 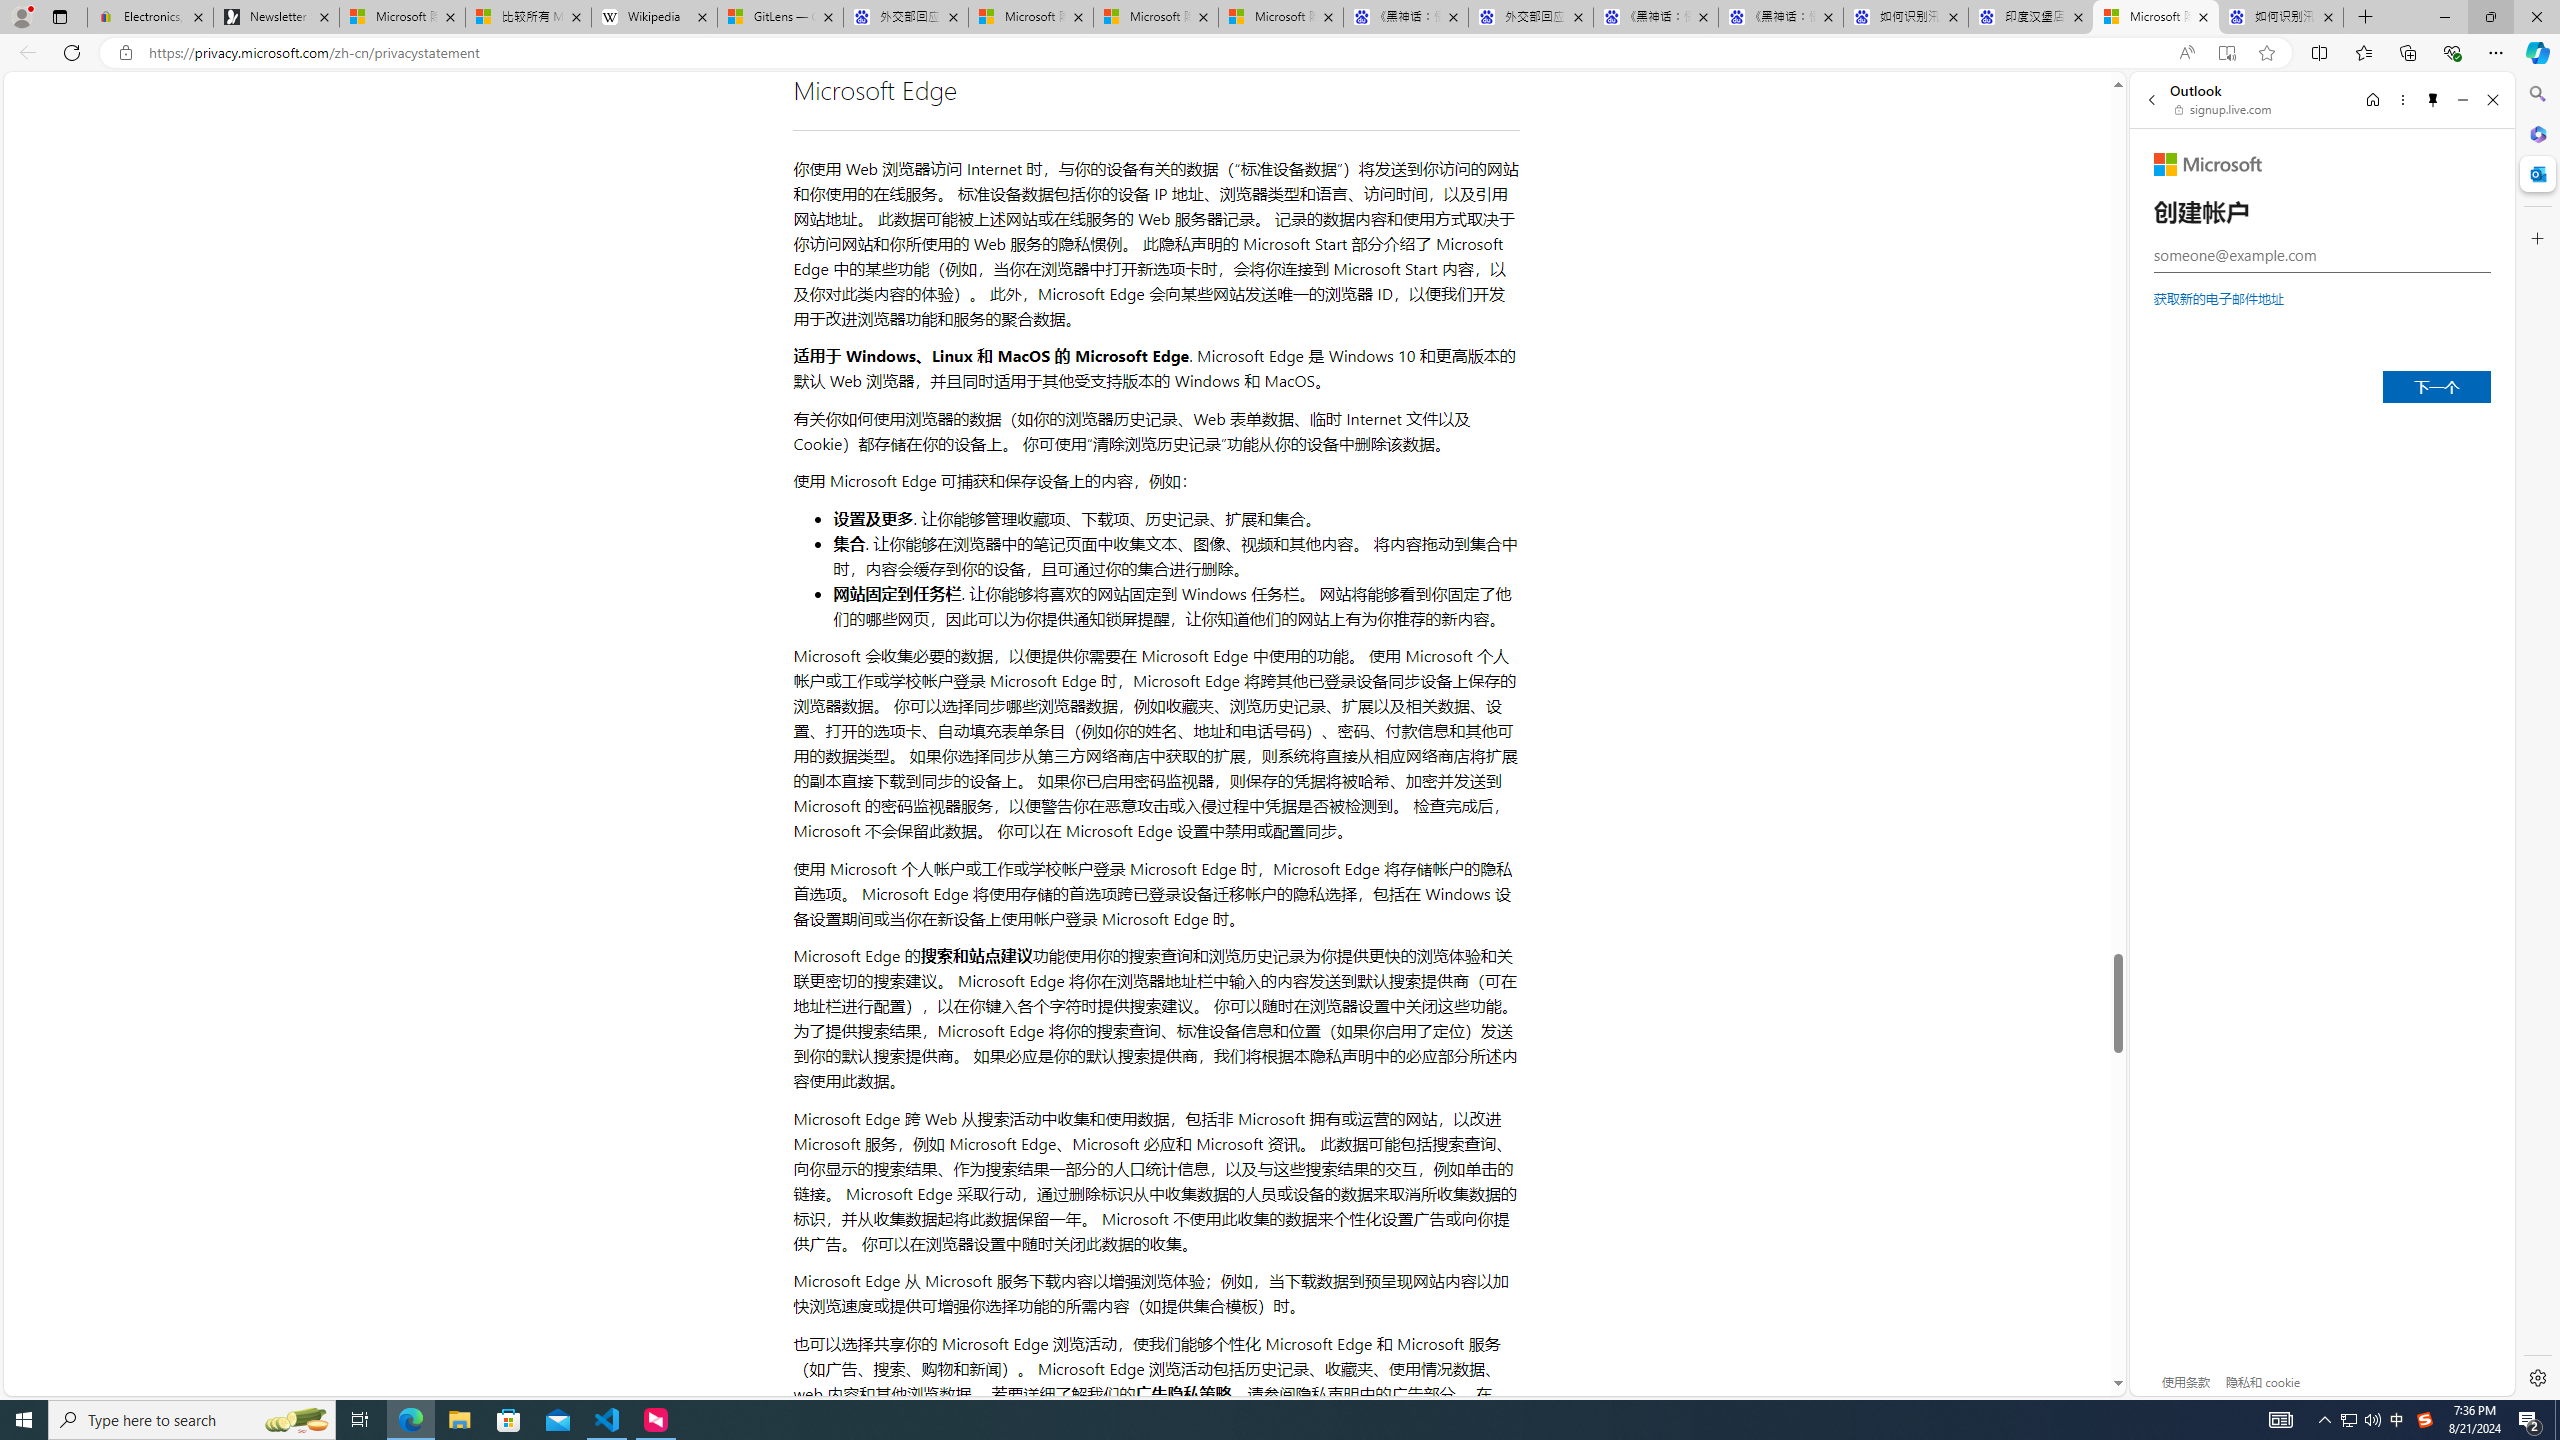 What do you see at coordinates (125, 53) in the screenshot?
I see `'View site information'` at bounding box center [125, 53].